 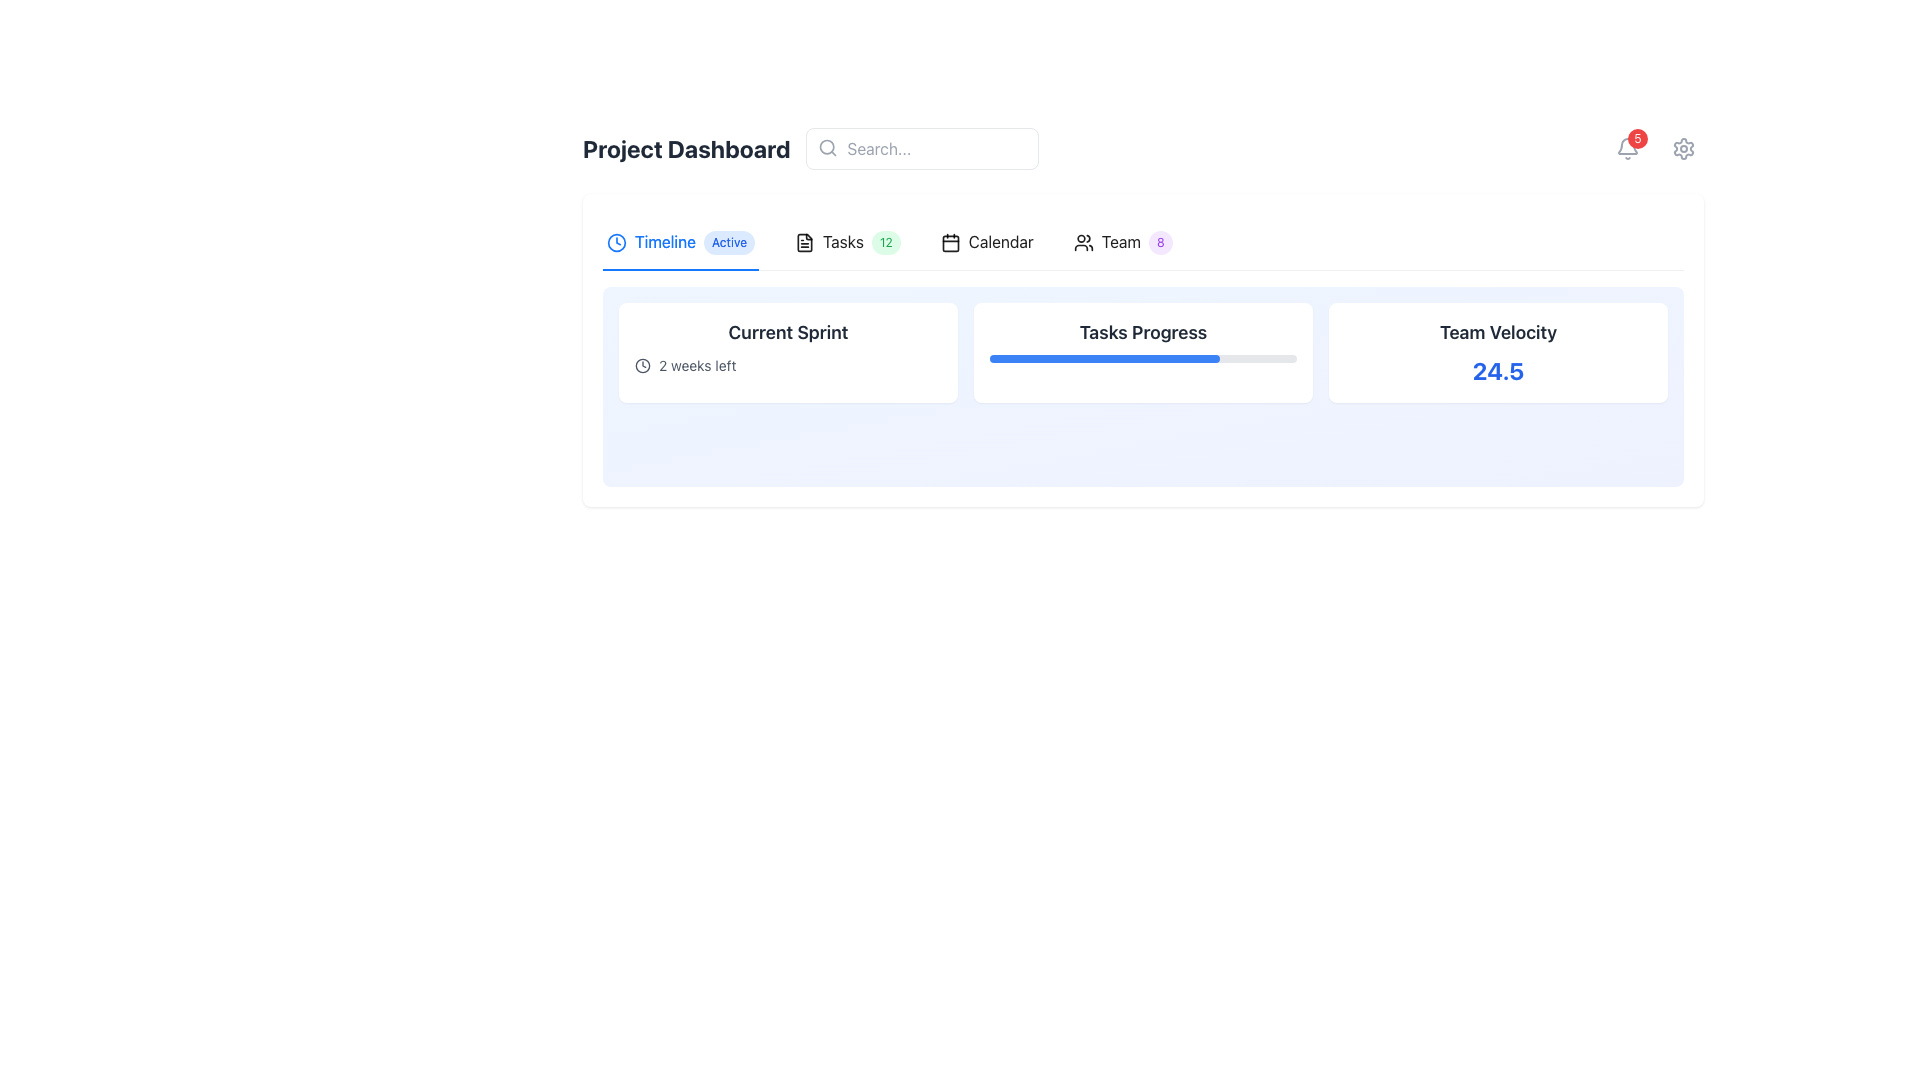 What do you see at coordinates (1160, 241) in the screenshot?
I see `numeric value '8' displayed on the small, circular badge with a light purple background located to the immediate right of the 'Team' label in the top navigation bar` at bounding box center [1160, 241].